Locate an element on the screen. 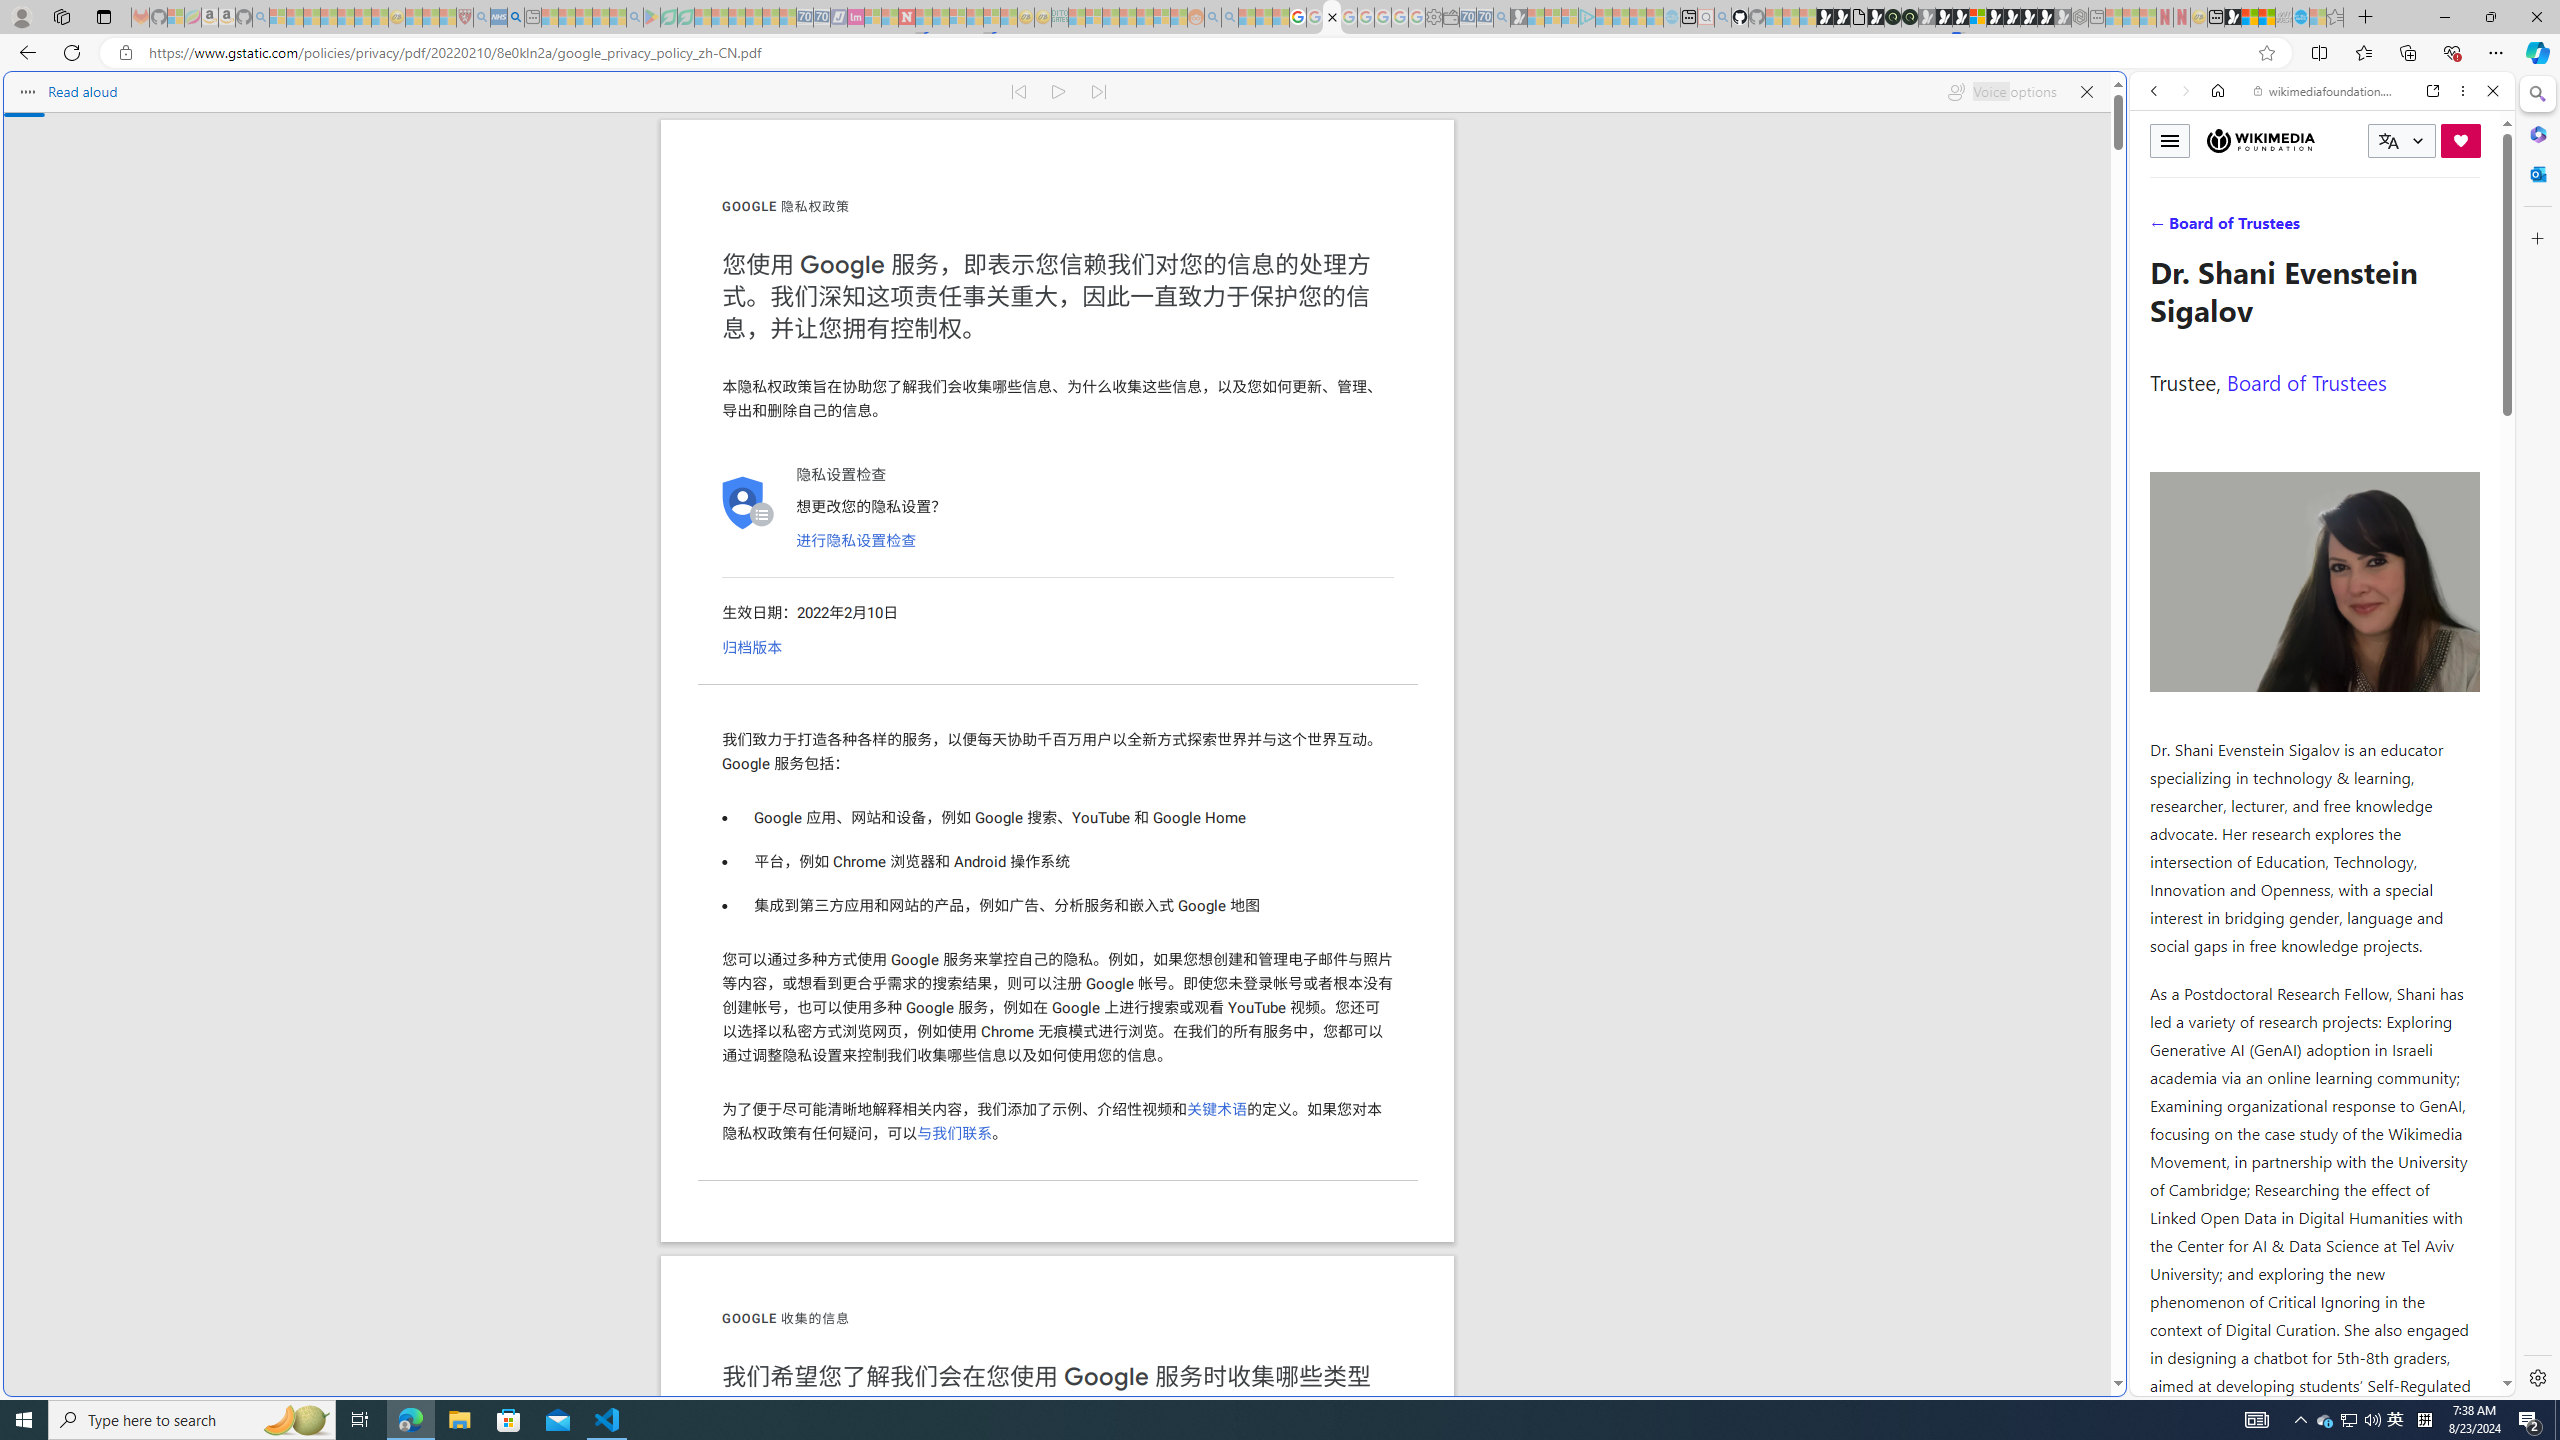 This screenshot has height=1440, width=2560. 'Class: i icon icon-translate language-switcher__icon' is located at coordinates (2388, 141).